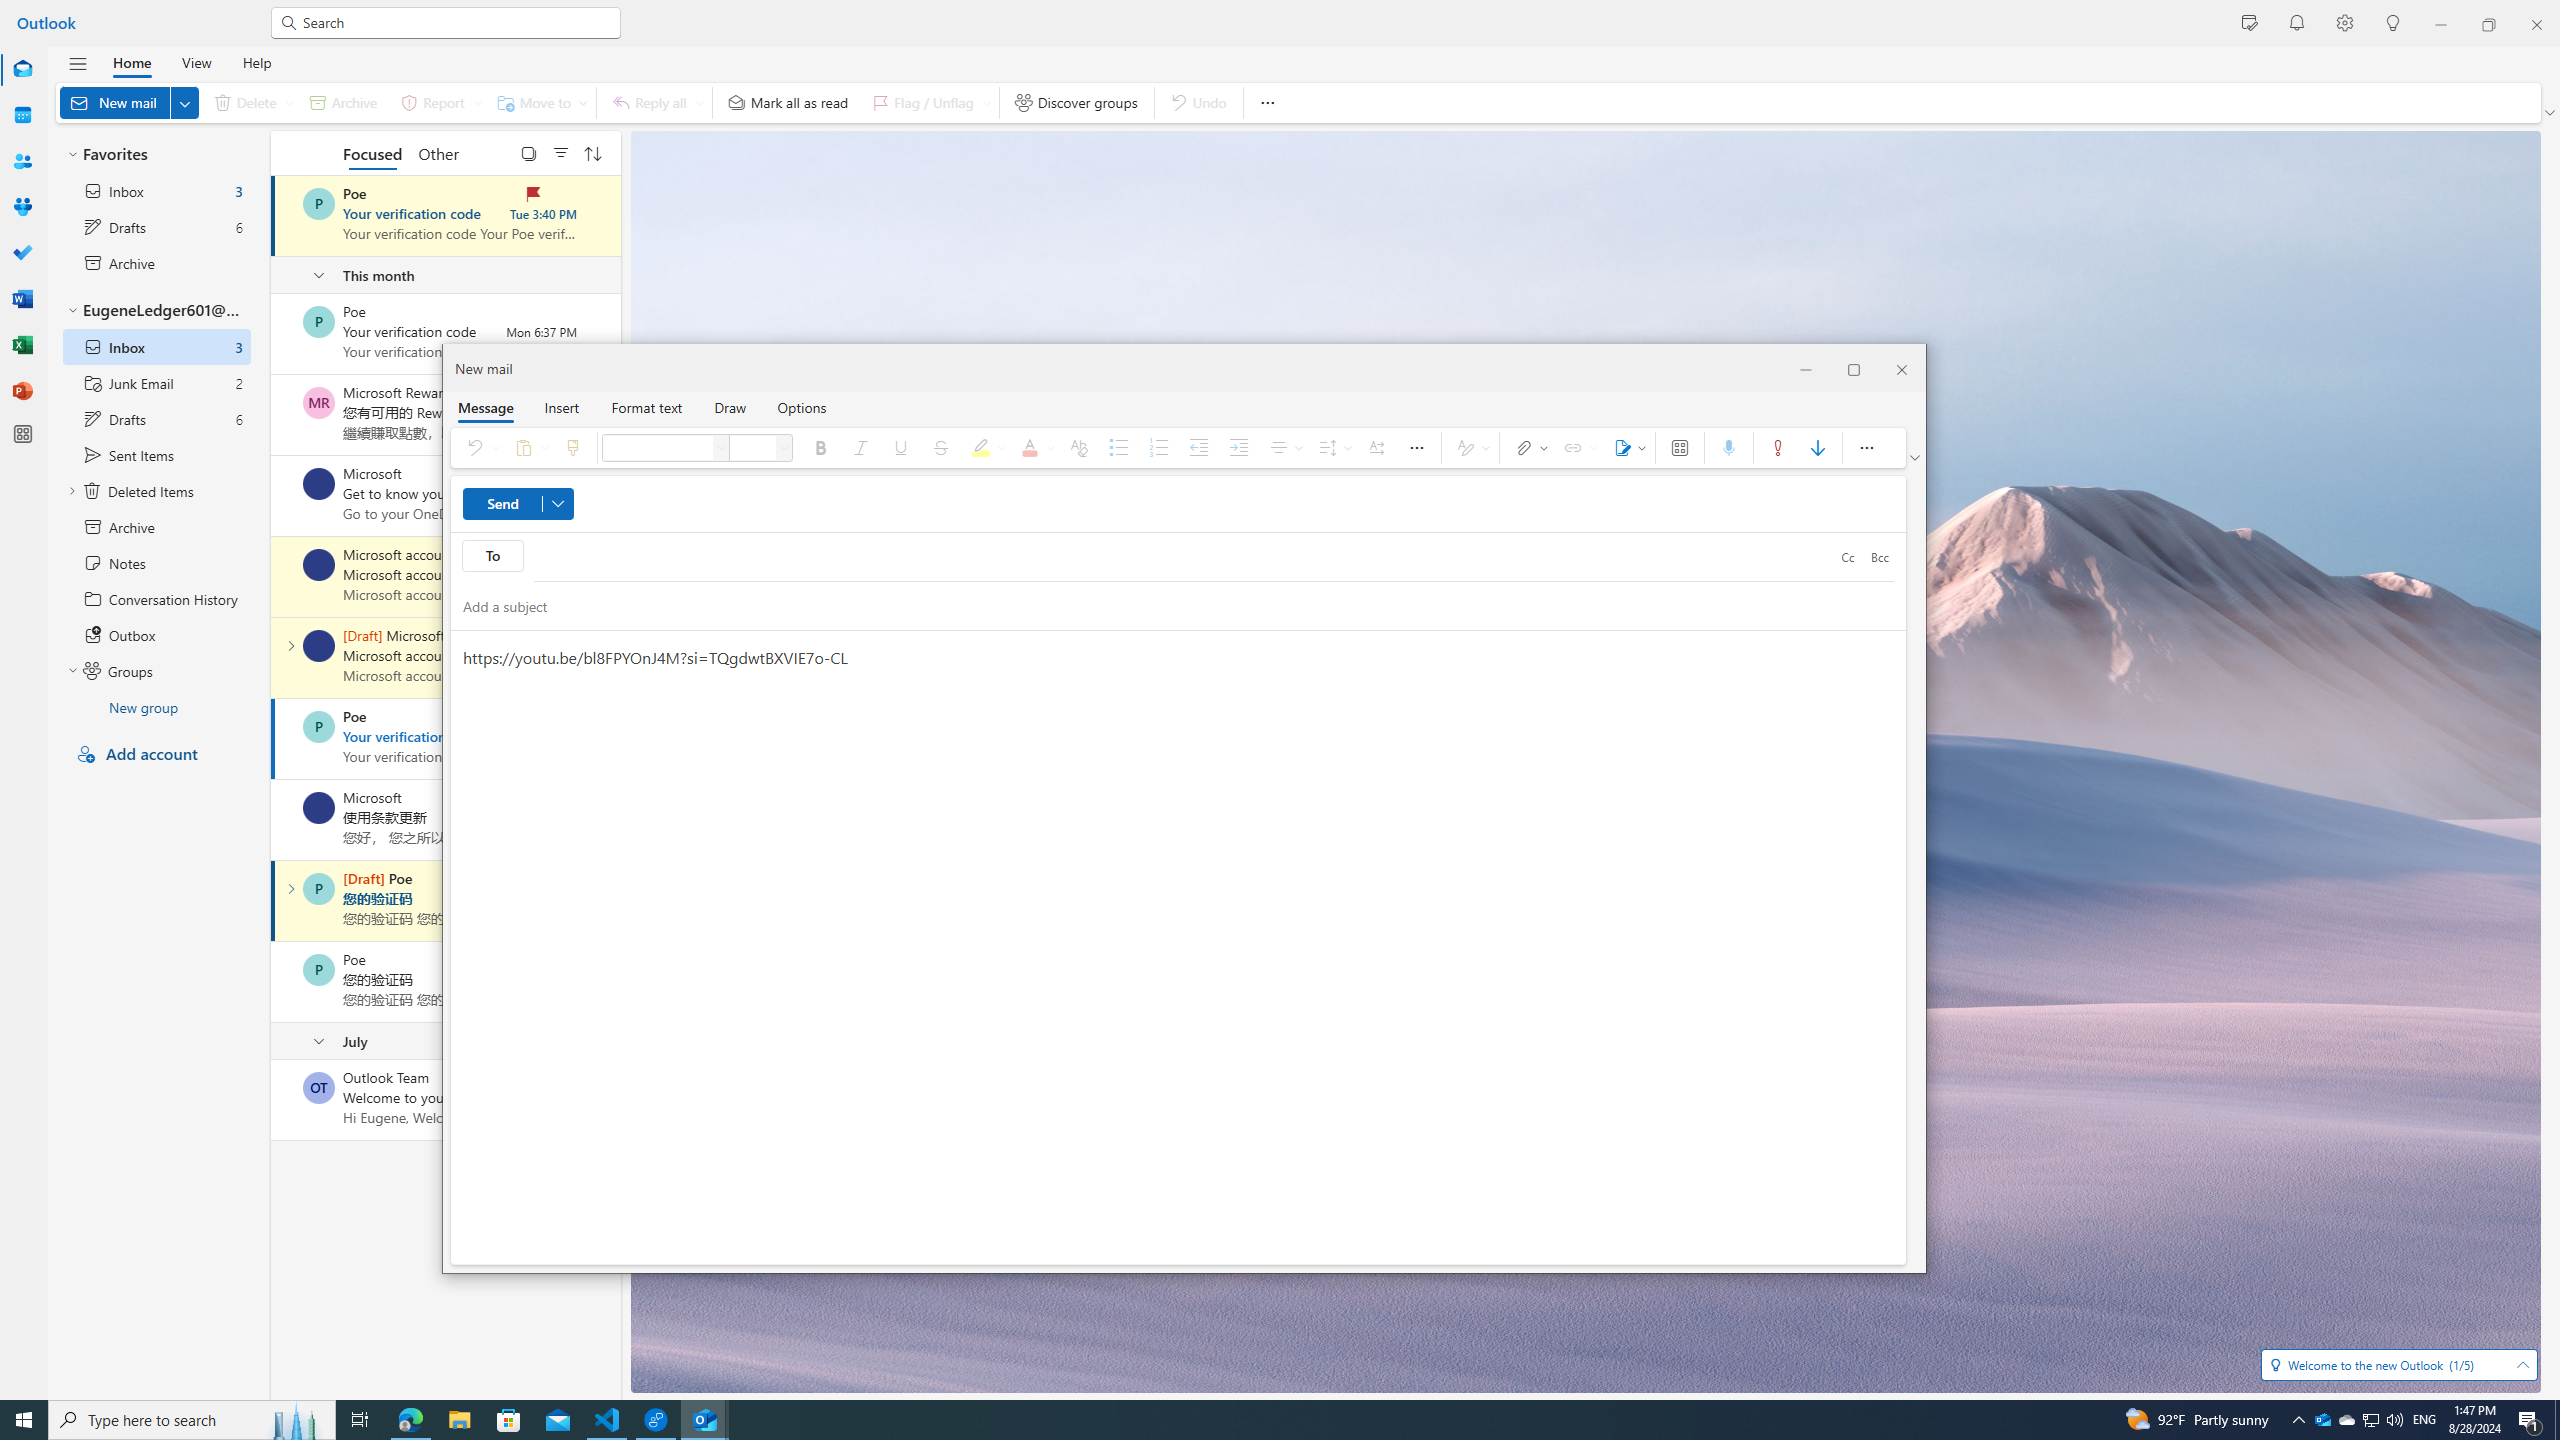 The height and width of the screenshot is (1440, 2560). Describe the element at coordinates (436, 102) in the screenshot. I see `'Report'` at that location.